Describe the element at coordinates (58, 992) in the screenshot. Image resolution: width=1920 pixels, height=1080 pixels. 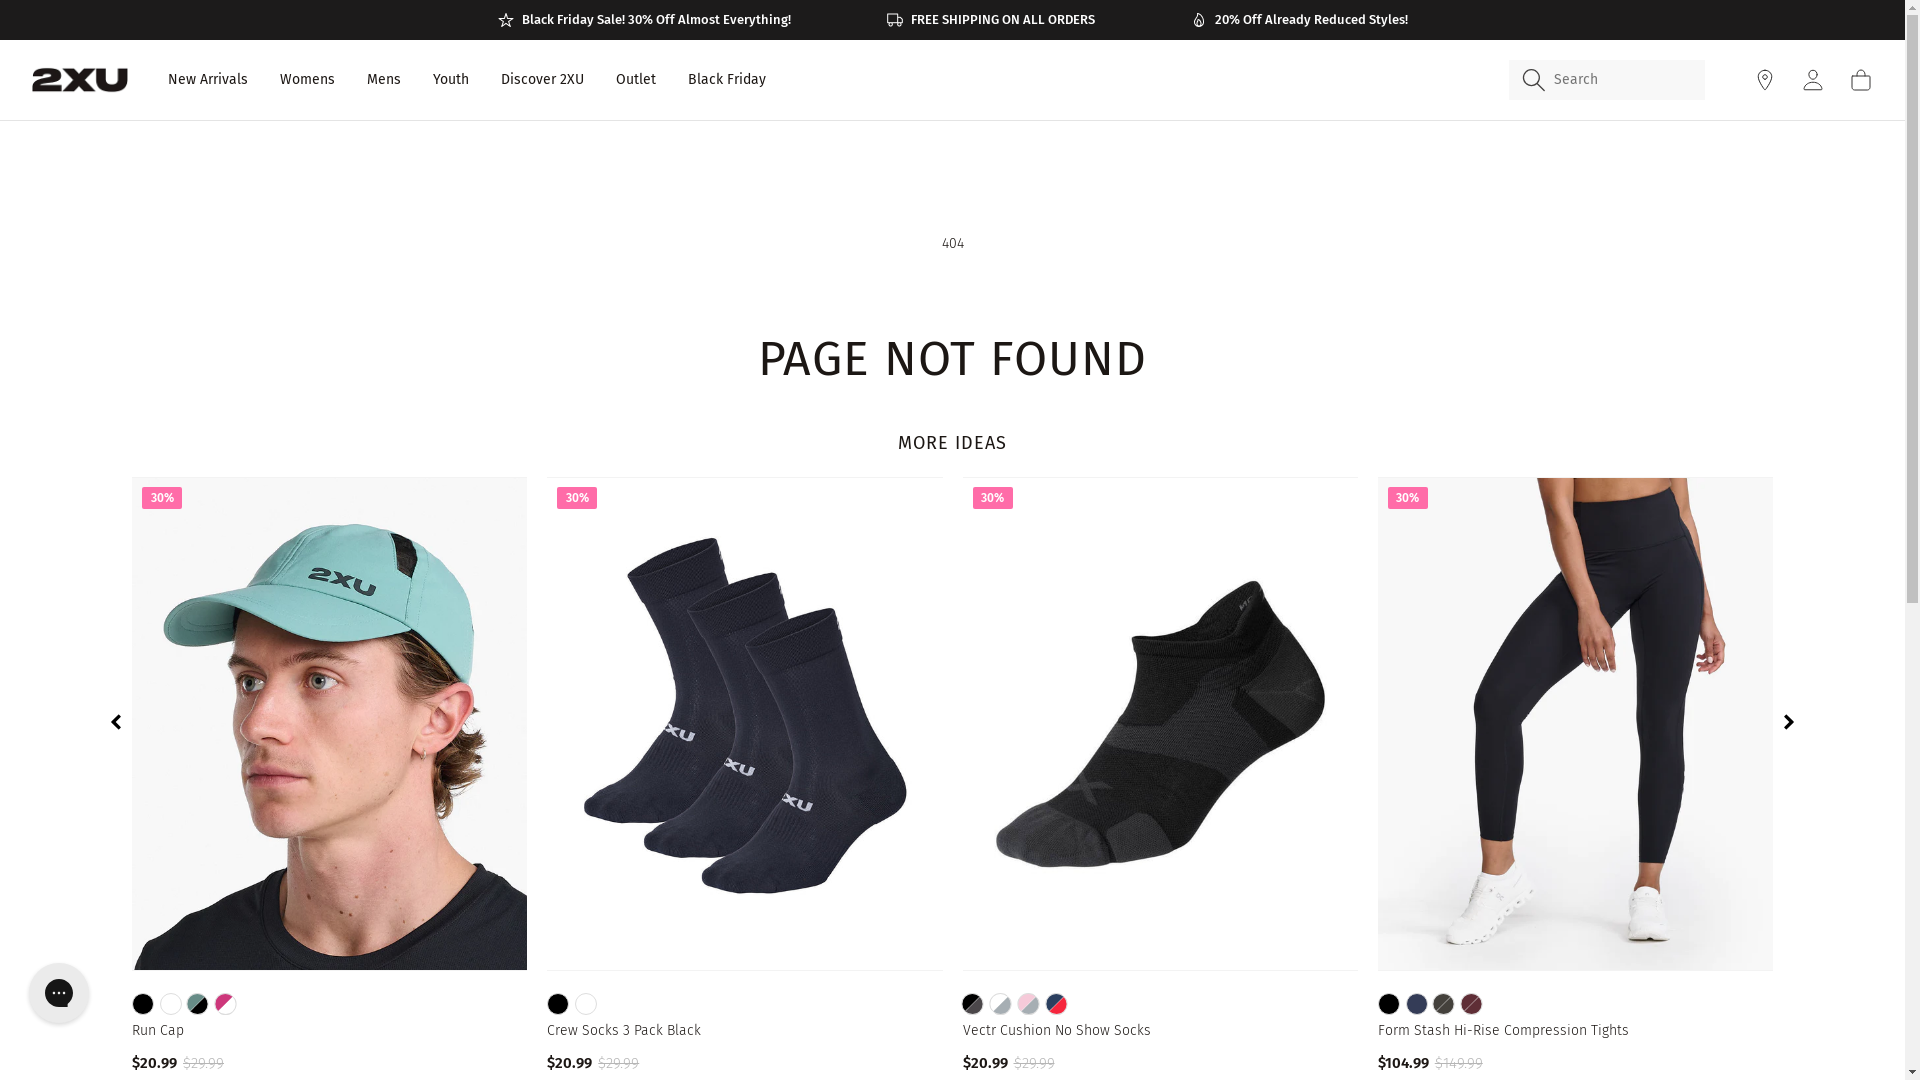
I see `'Gorgias live chat messenger'` at that location.